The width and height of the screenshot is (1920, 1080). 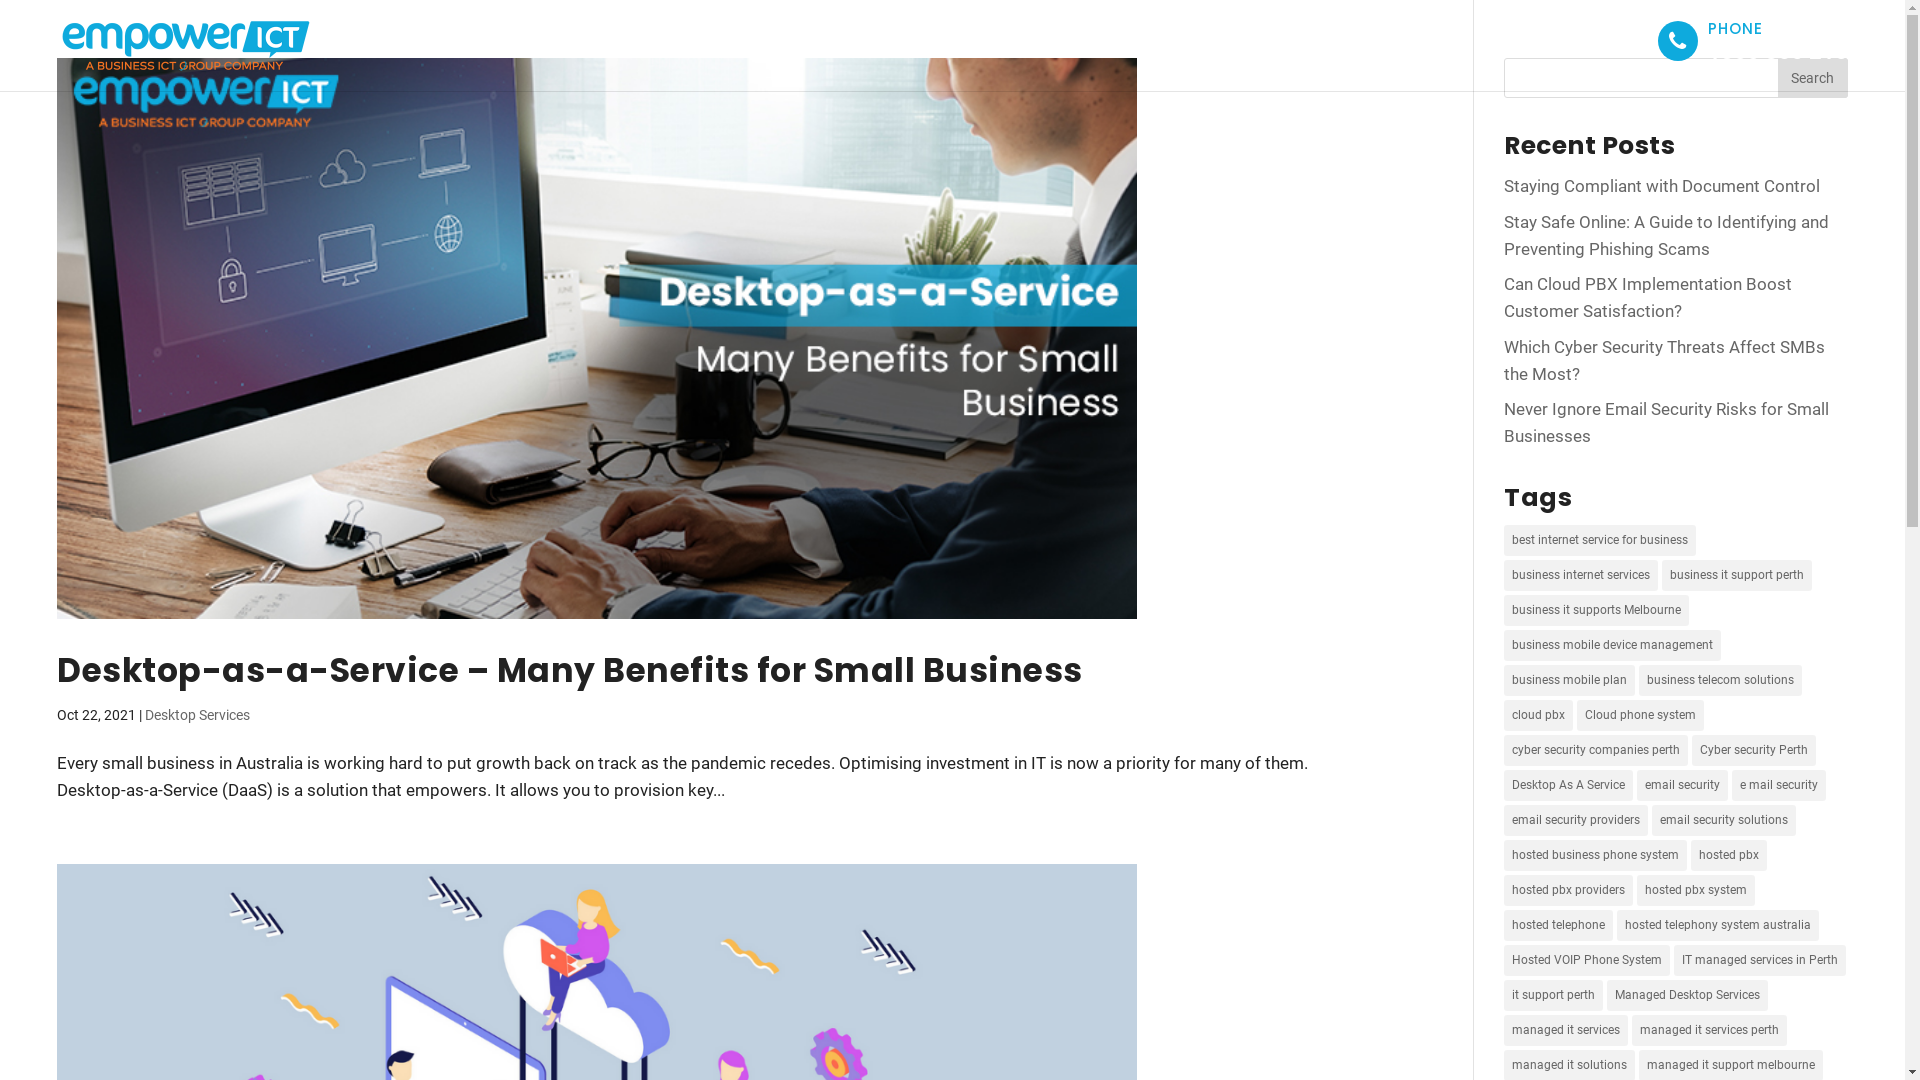 I want to click on 'business internet services', so click(x=1503, y=575).